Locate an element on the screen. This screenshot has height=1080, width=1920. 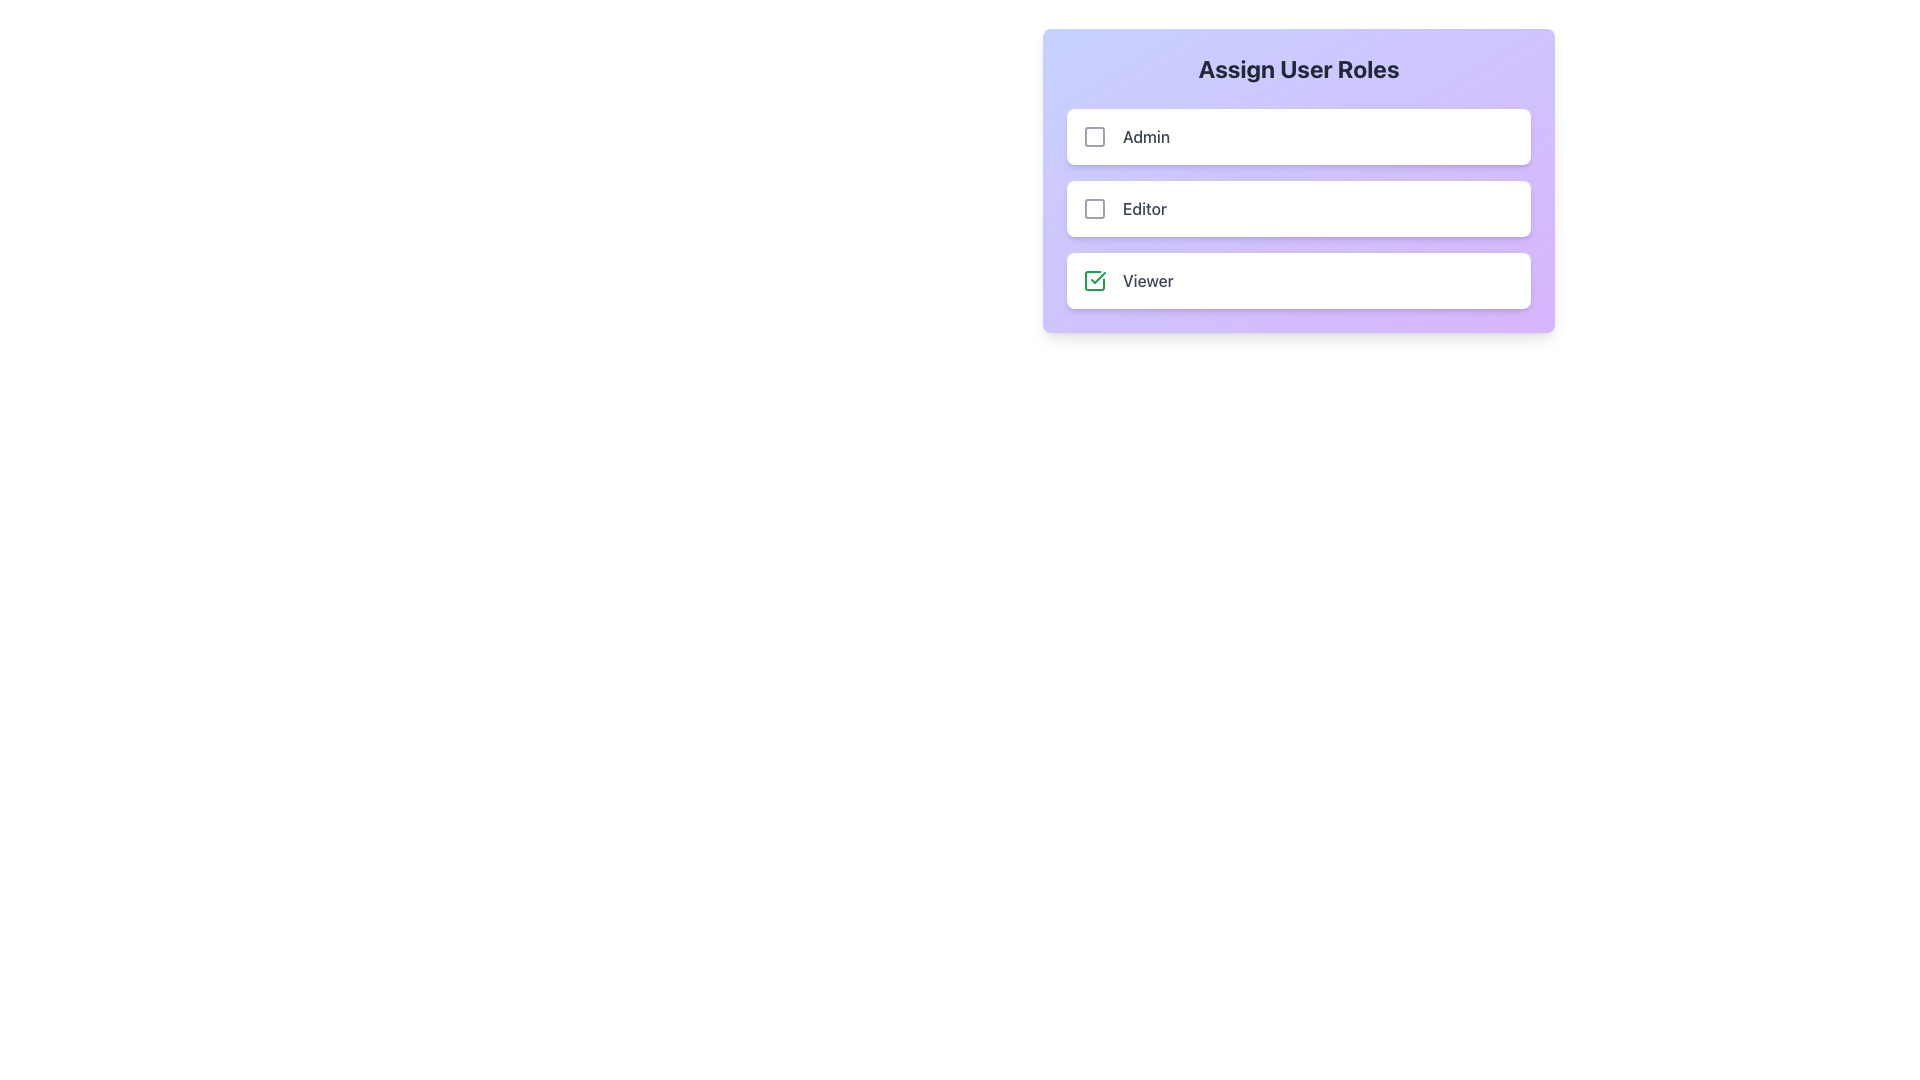
the red-outlined checkbox for the 'Editor' option located in the 'Assign User Roles' frame is located at coordinates (1093, 208).